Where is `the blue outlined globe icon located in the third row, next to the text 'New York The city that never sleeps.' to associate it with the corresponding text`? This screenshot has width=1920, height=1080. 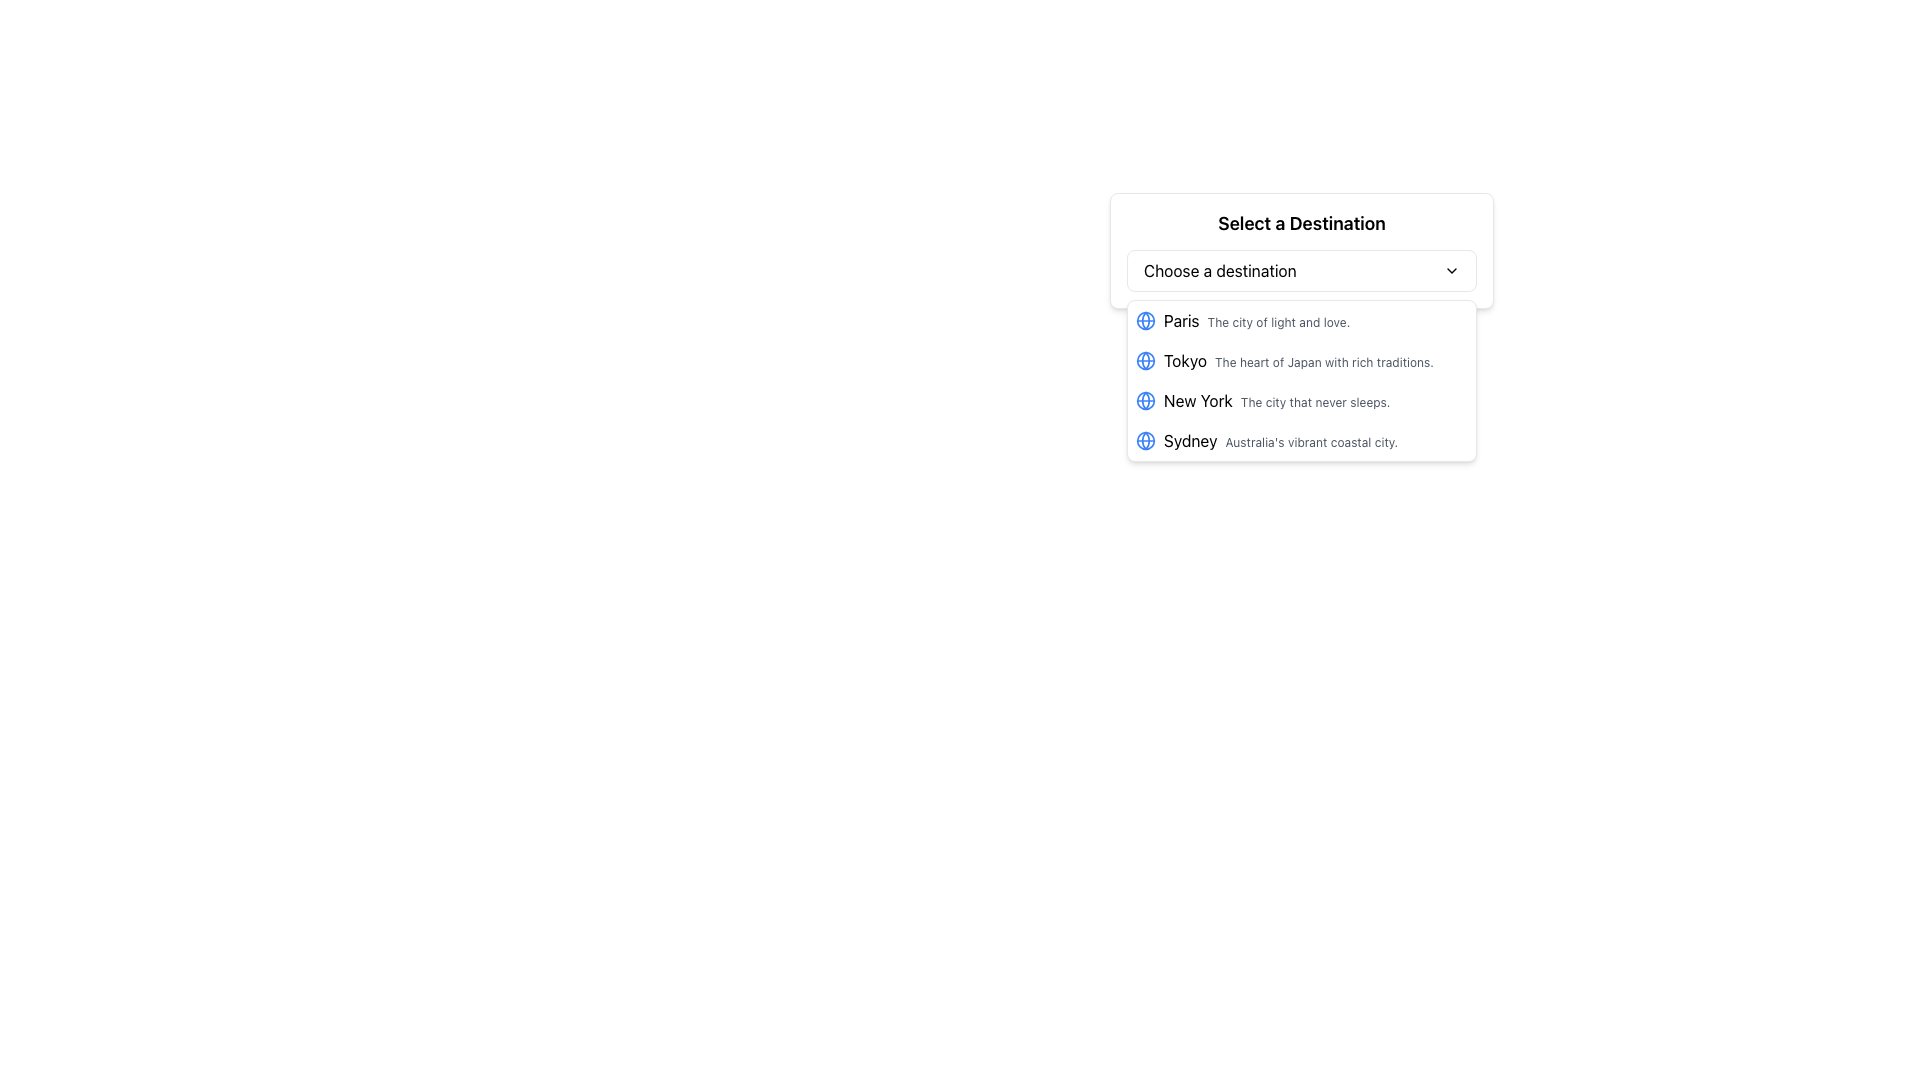 the blue outlined globe icon located in the third row, next to the text 'New York The city that never sleeps.' to associate it with the corresponding text is located at coordinates (1146, 401).